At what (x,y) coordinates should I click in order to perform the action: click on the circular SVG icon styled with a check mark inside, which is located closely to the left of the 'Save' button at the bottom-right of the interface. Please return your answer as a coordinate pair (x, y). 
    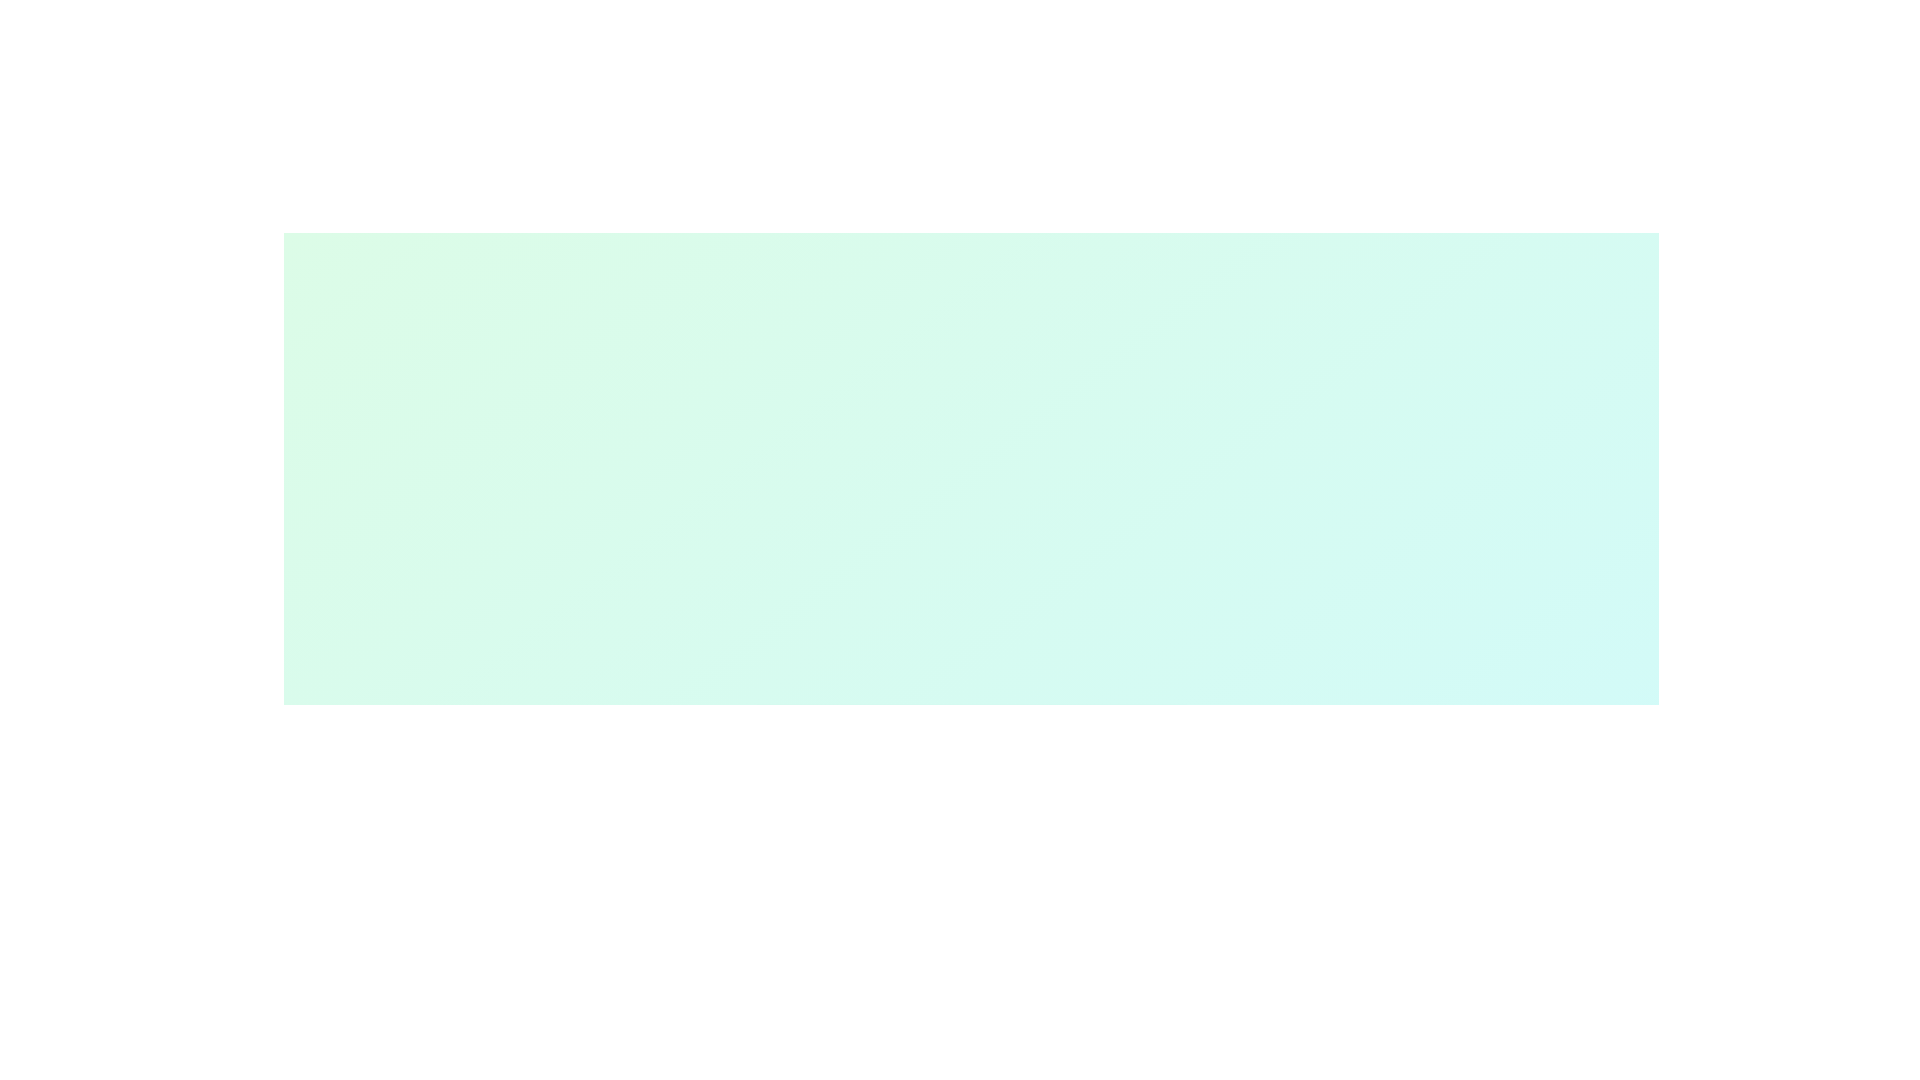
    Looking at the image, I should click on (1098, 751).